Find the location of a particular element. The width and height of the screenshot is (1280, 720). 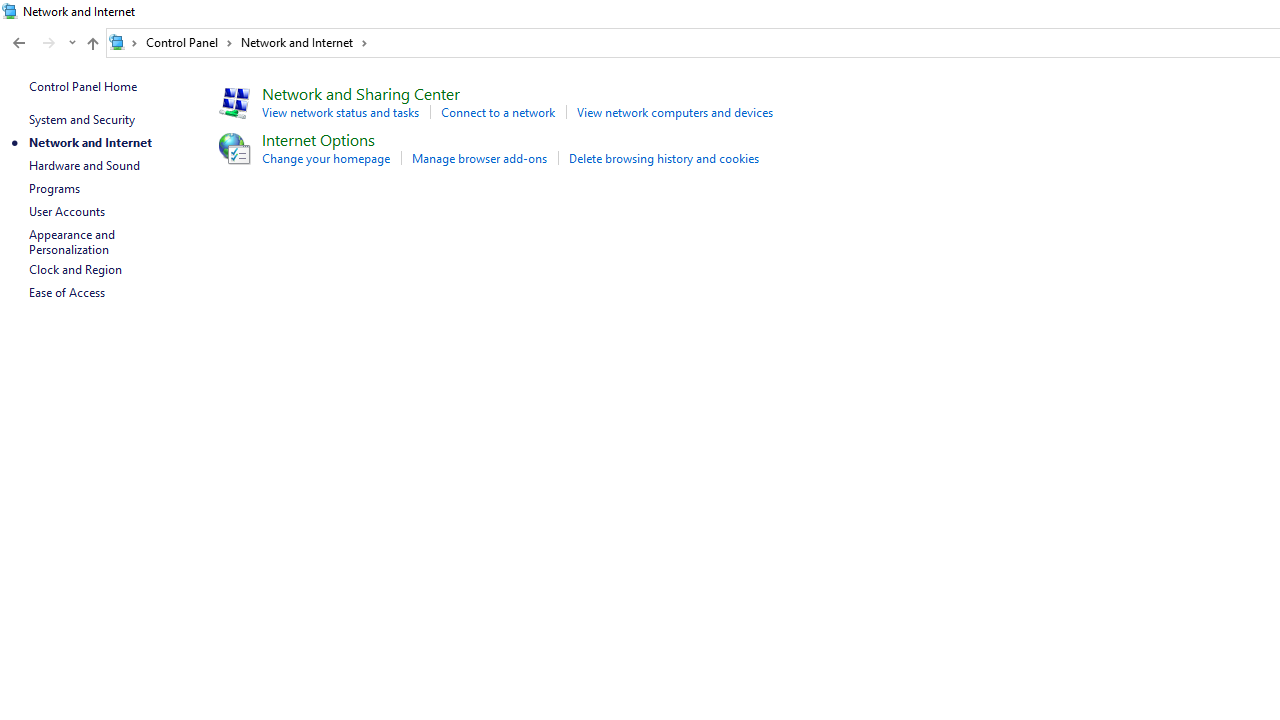

'All locations' is located at coordinates (123, 42).